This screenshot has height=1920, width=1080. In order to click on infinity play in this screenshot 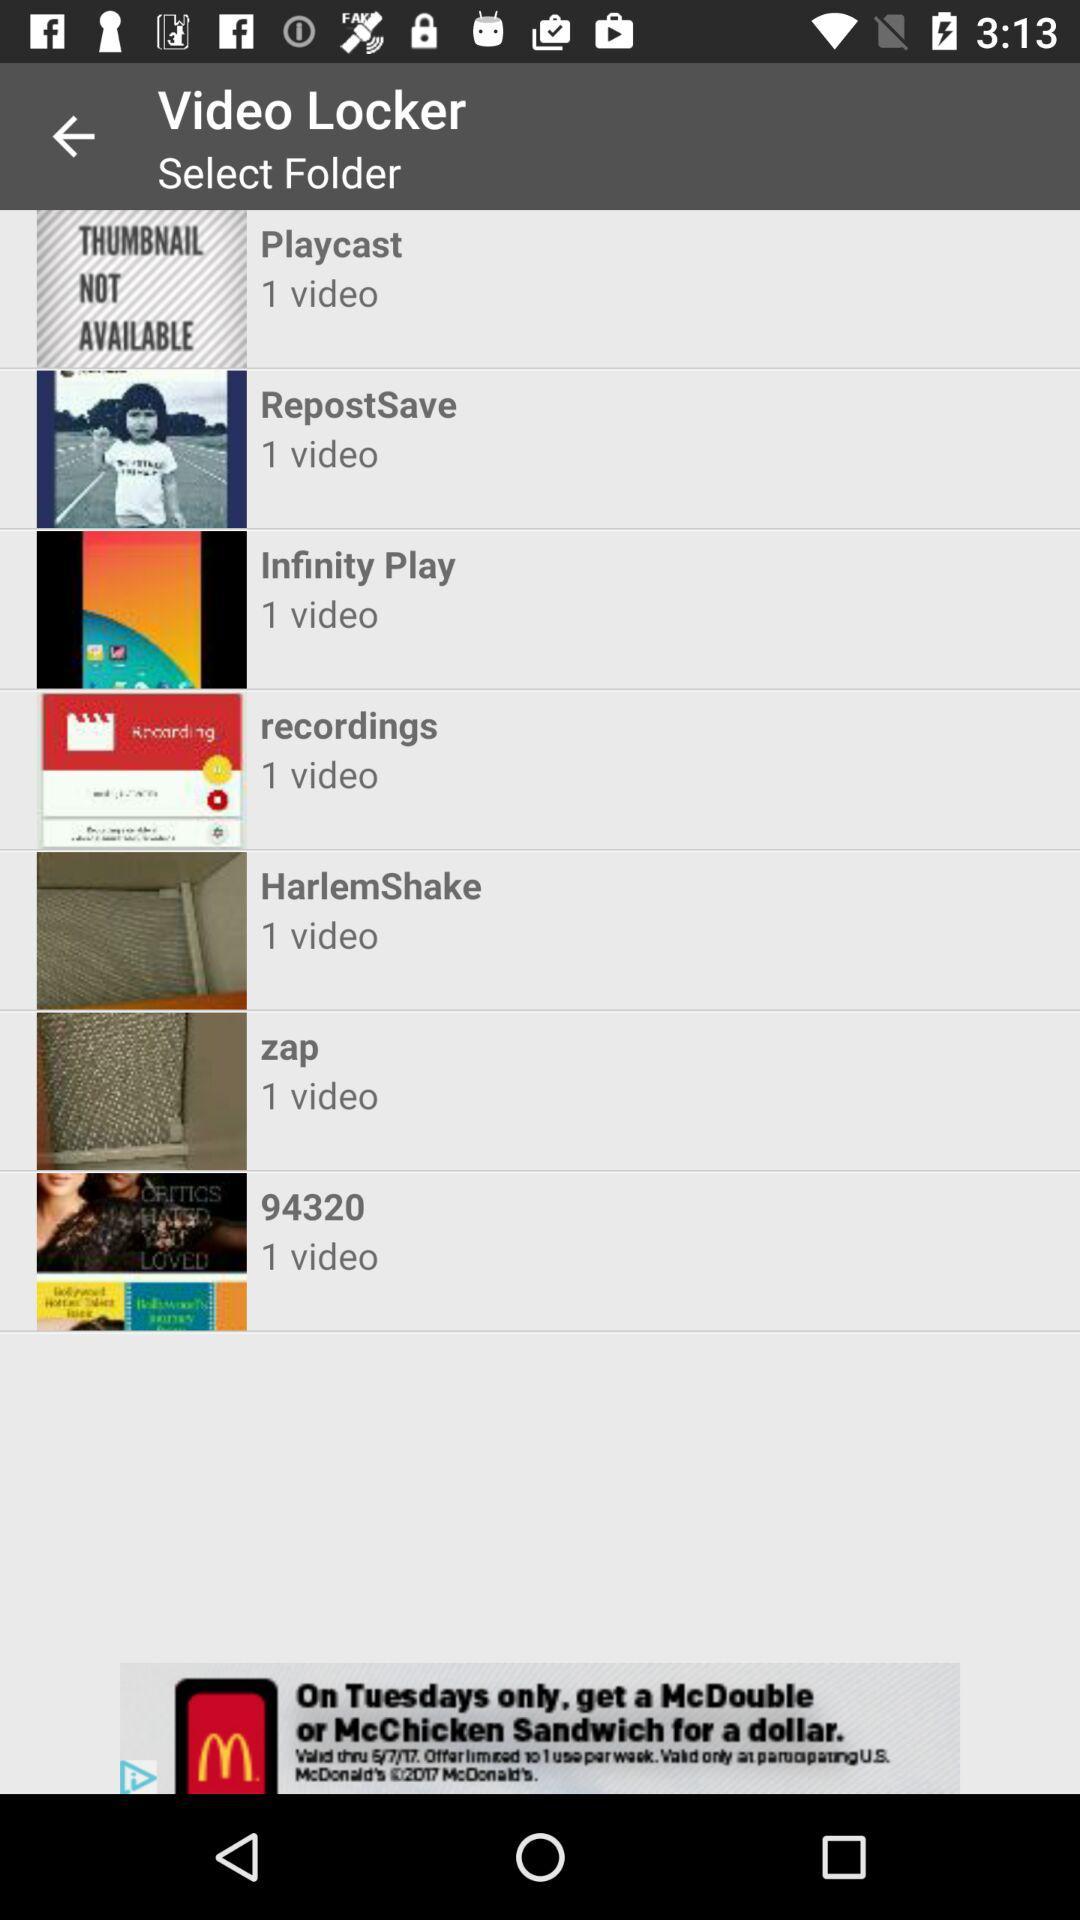, I will do `click(521, 563)`.